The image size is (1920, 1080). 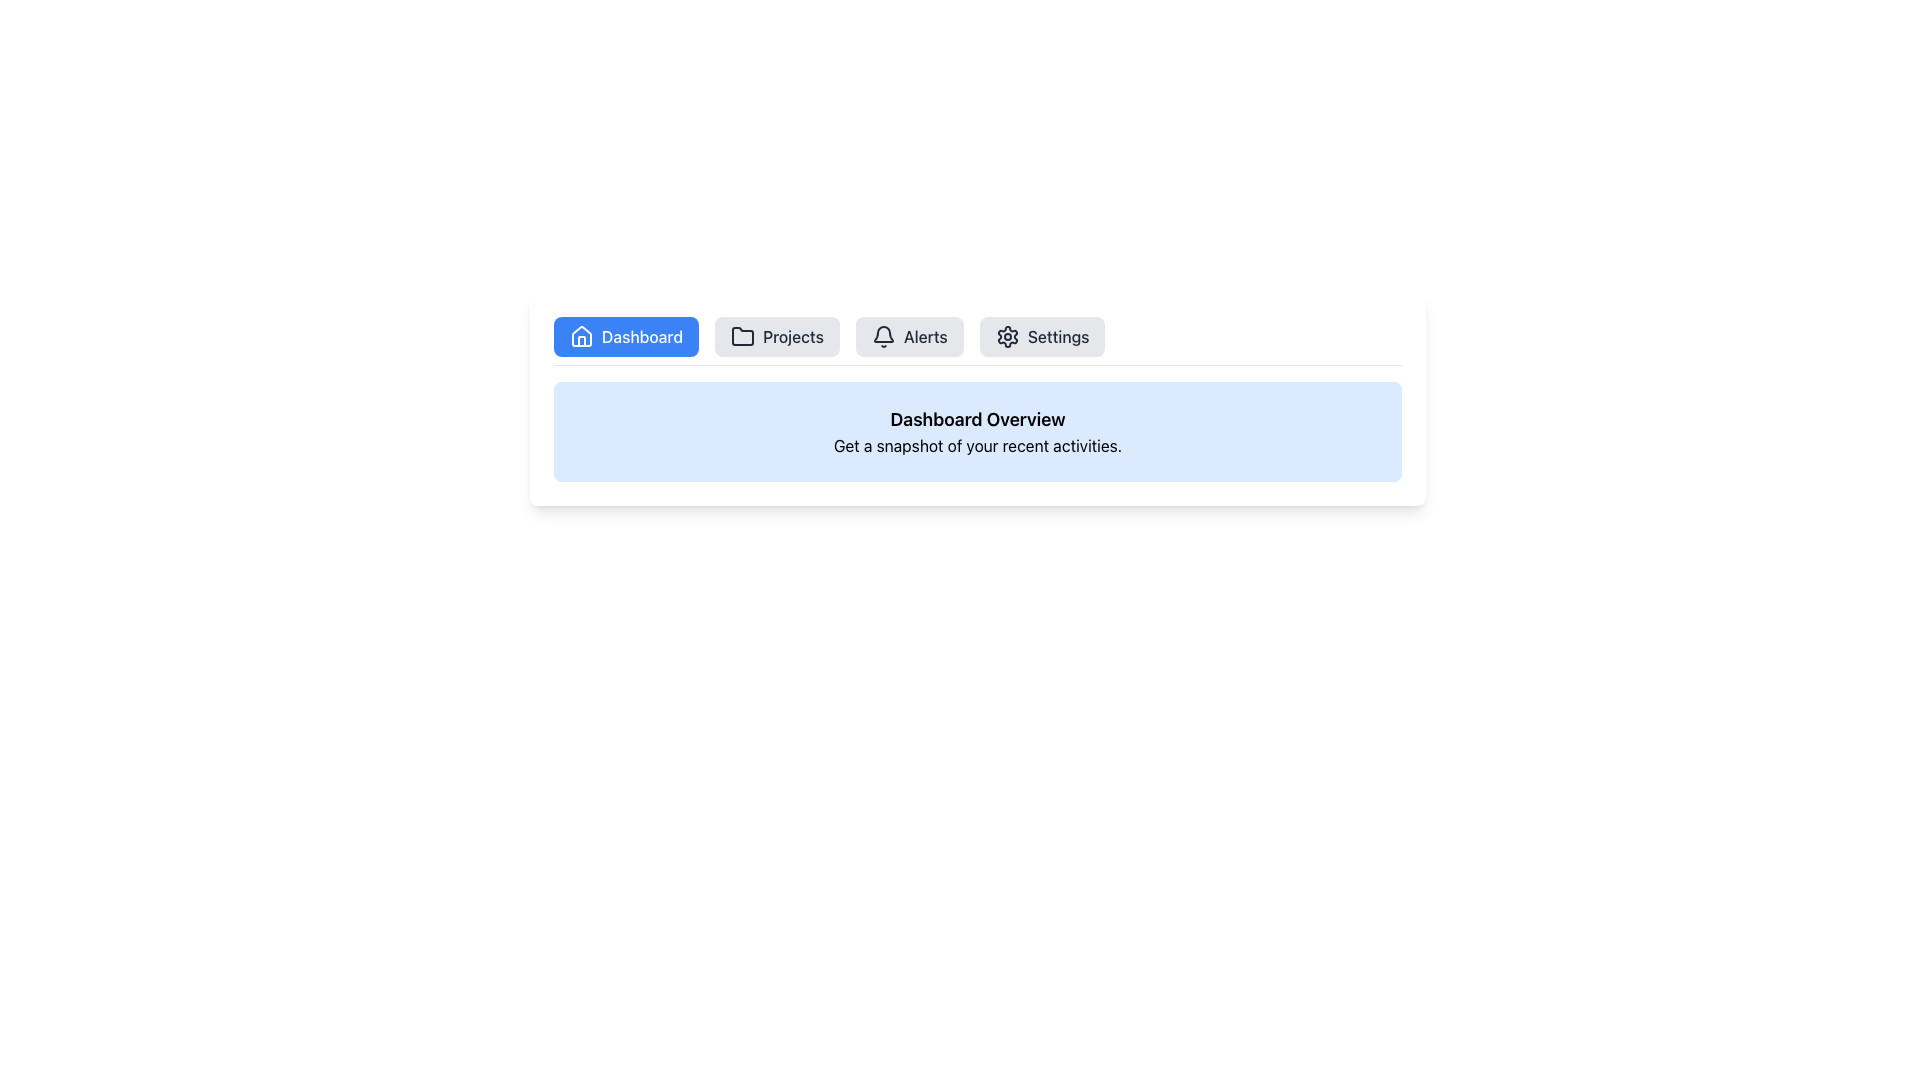 I want to click on the 'Projects' button, which features a folder icon and transitions to blue on hover, located in the horizontal navigation bar between 'Dashboard' and 'Alerts', so click(x=776, y=335).